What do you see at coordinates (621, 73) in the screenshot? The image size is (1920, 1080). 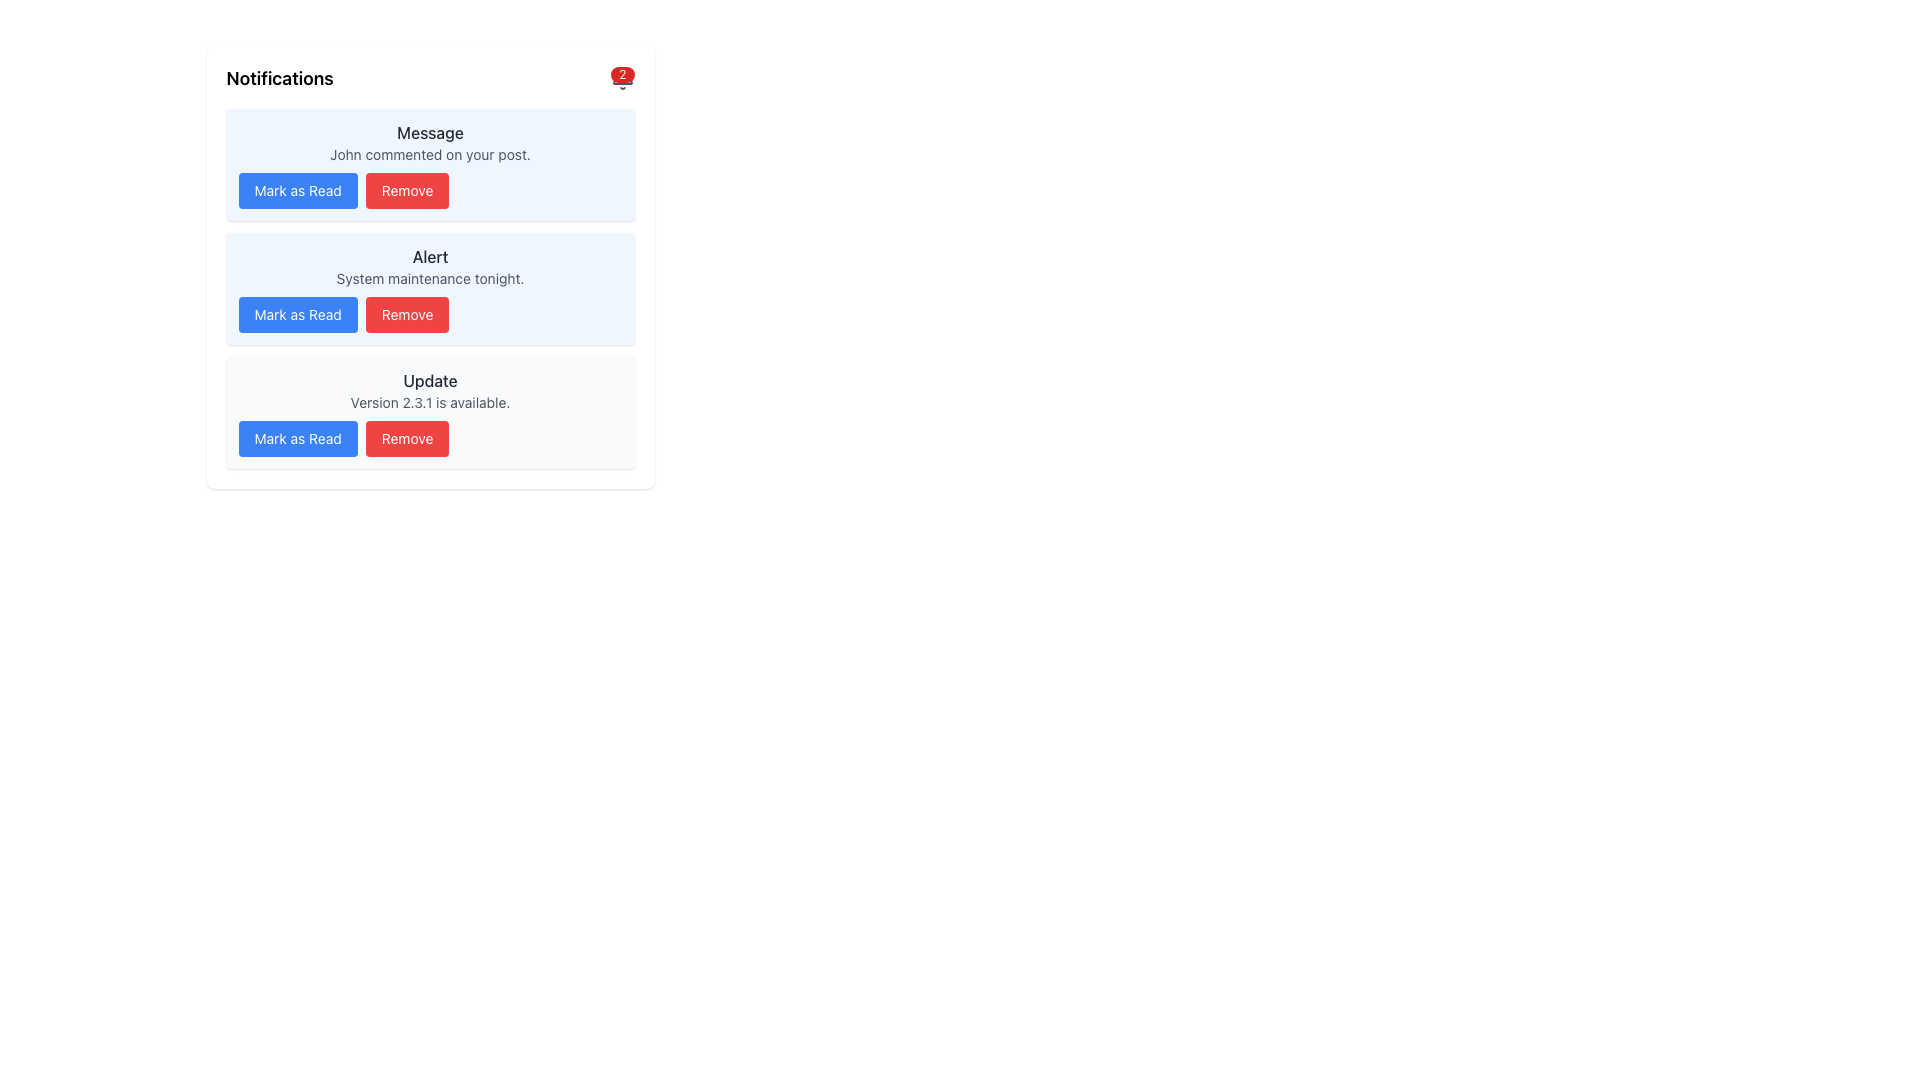 I see `the count displayed in the small, circular badge with a red background and white text showing '2', located at the top-right corner of the notification icon` at bounding box center [621, 73].